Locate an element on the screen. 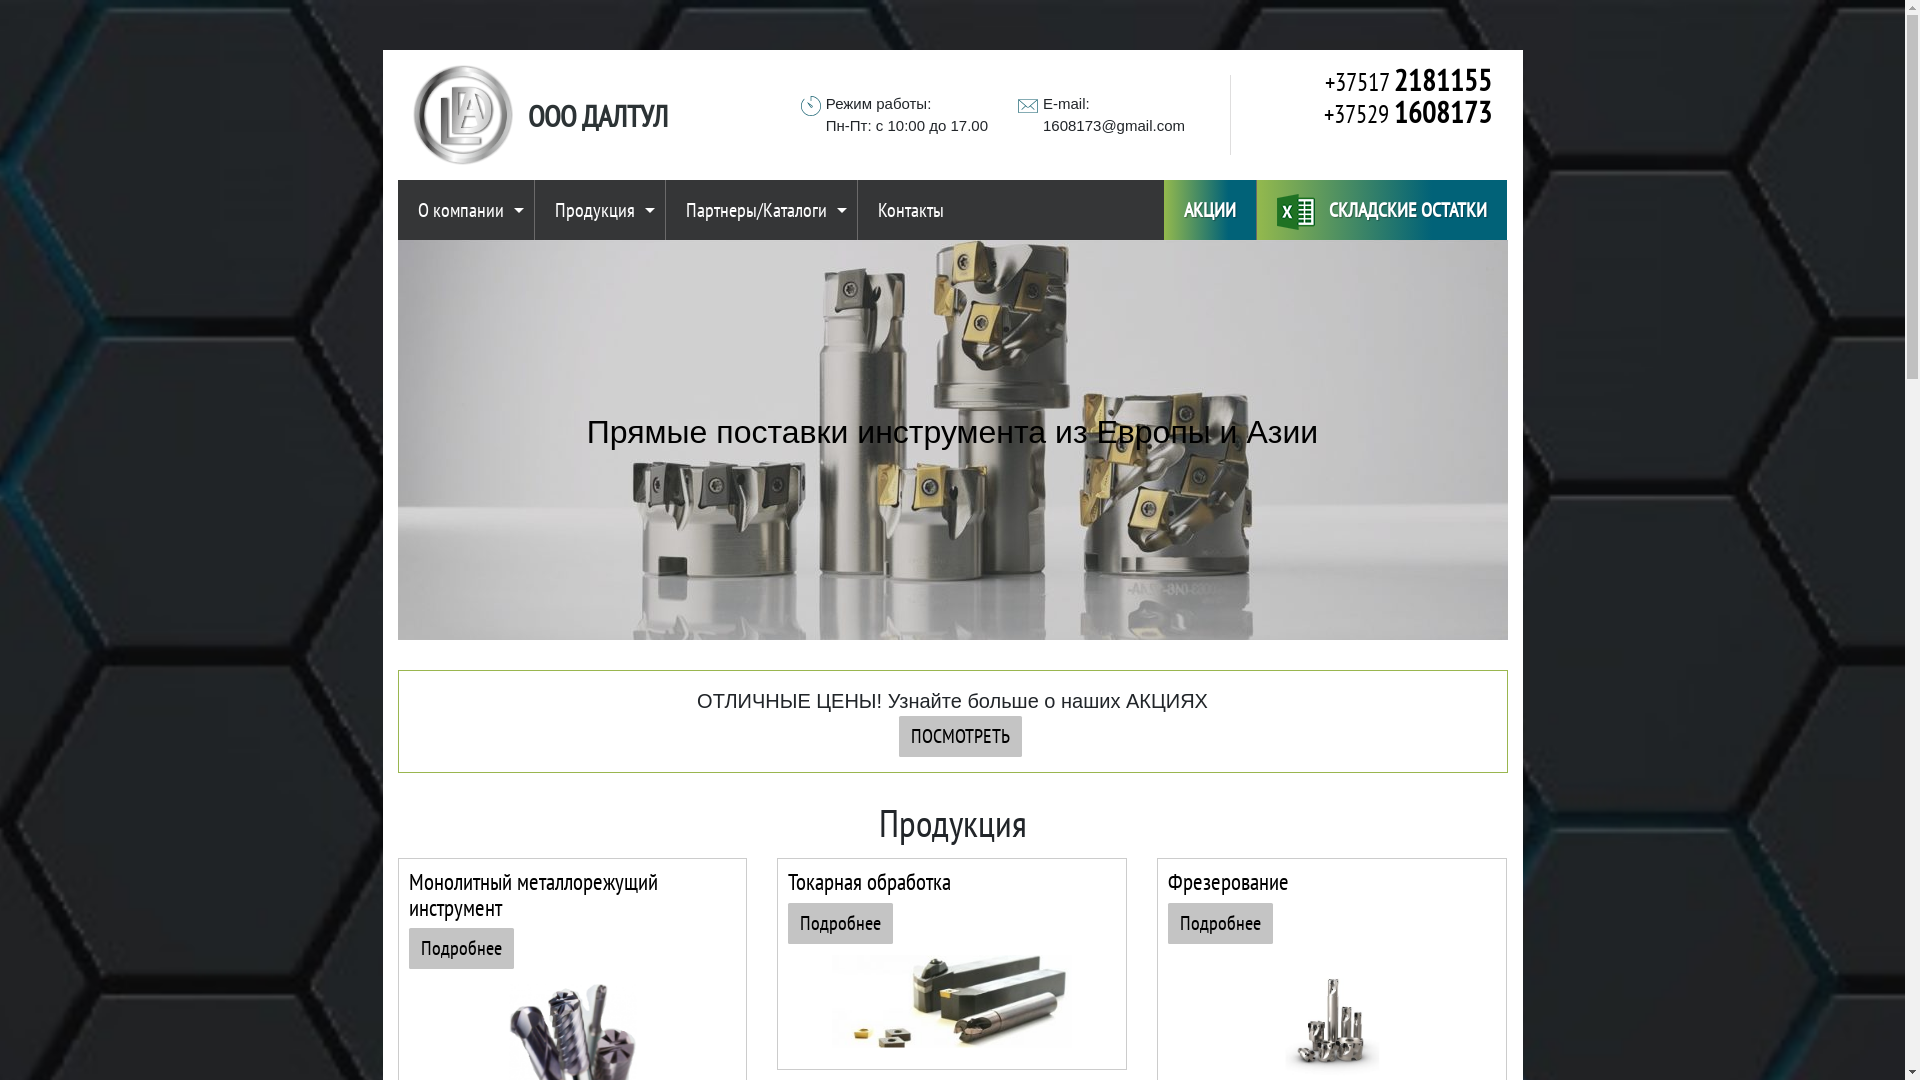 The image size is (1920, 1080). '+37529 1608173' is located at coordinates (1367, 112).